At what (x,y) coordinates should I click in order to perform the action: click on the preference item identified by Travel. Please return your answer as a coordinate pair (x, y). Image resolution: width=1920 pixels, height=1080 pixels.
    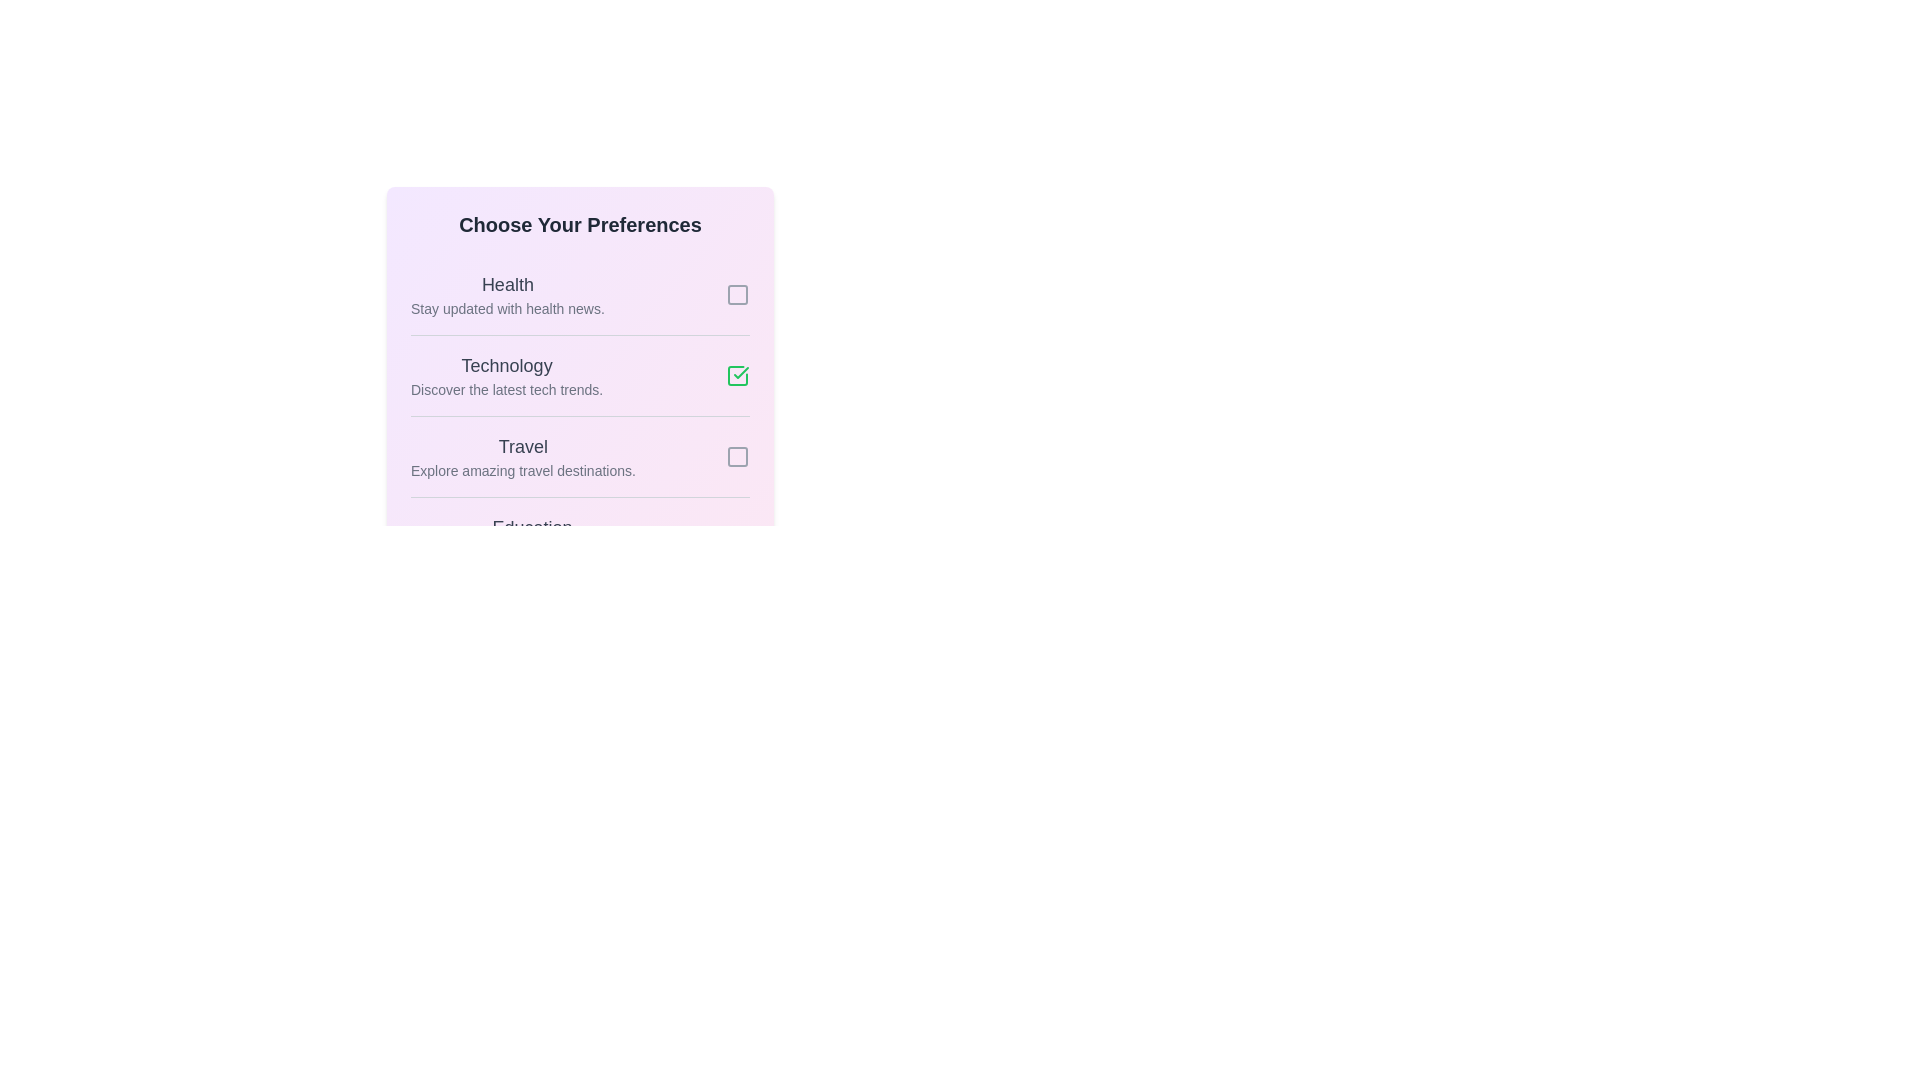
    Looking at the image, I should click on (737, 456).